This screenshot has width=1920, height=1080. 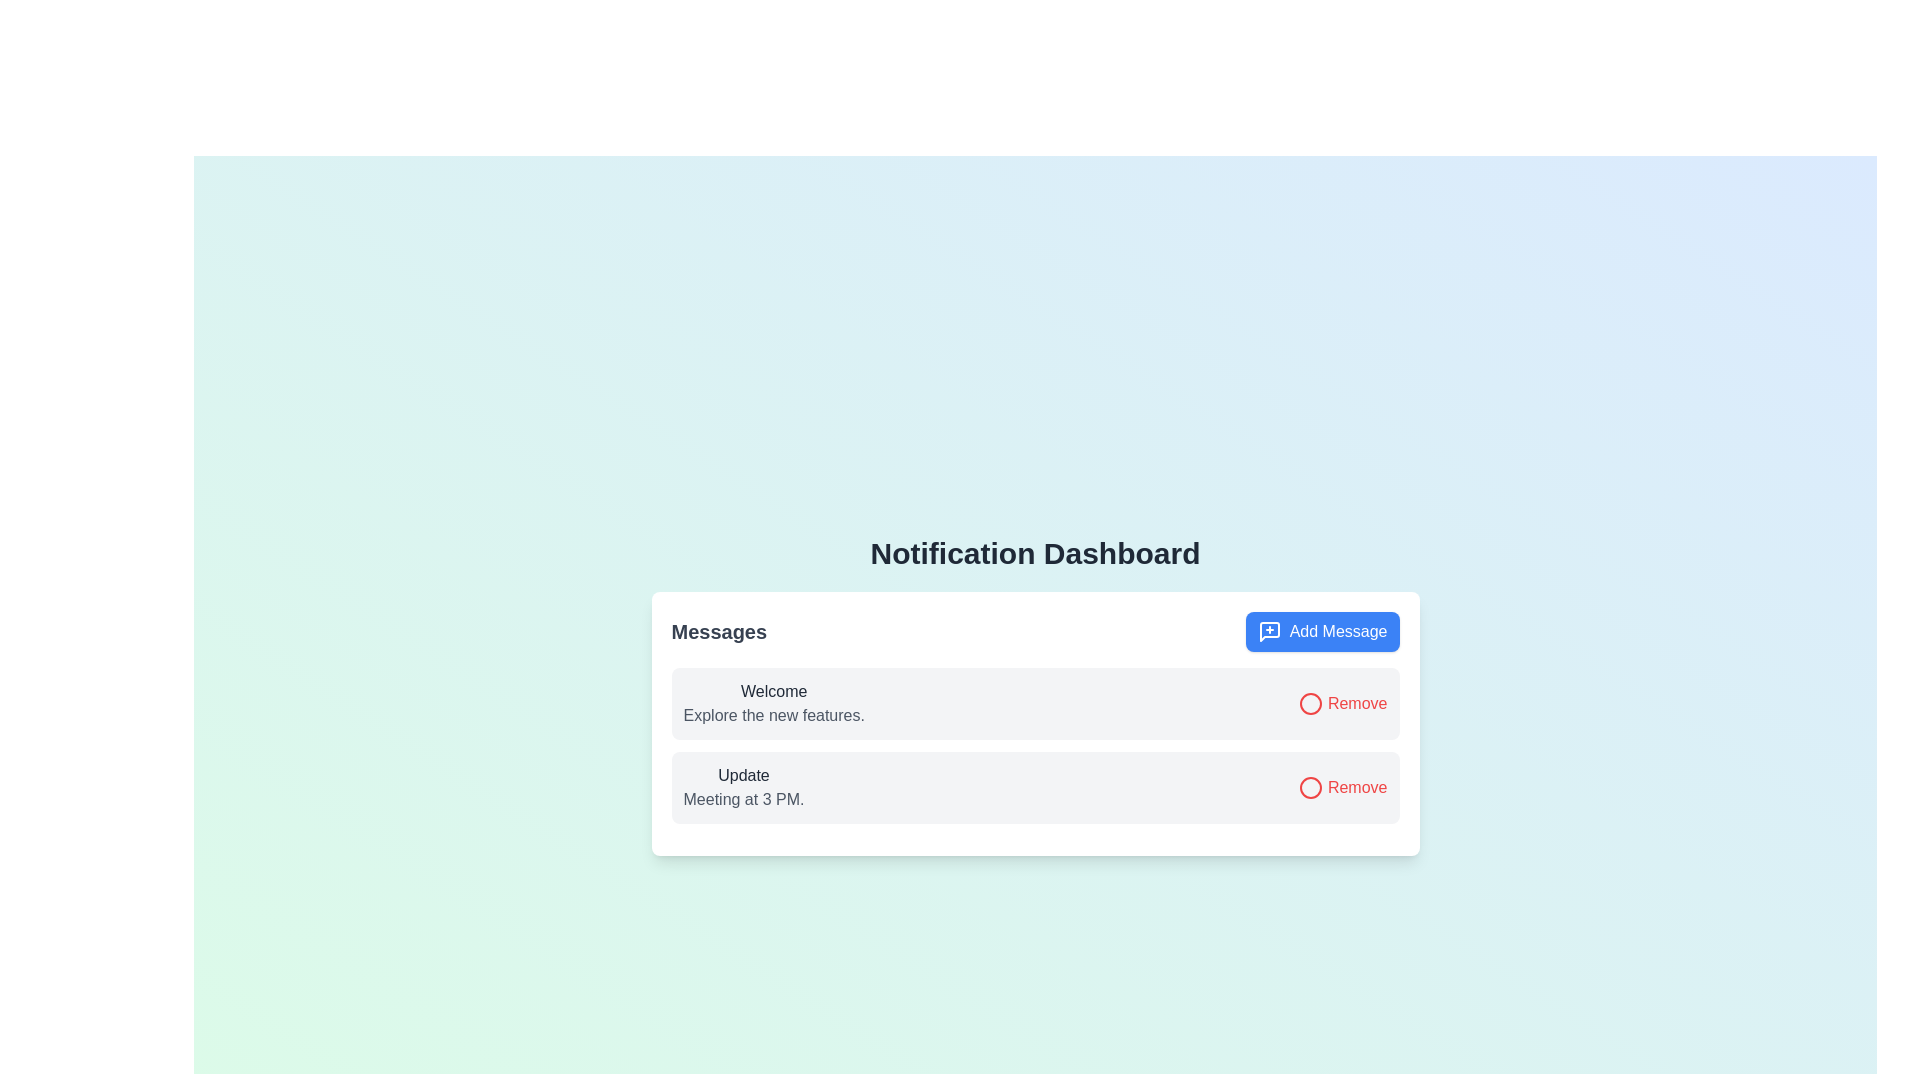 What do you see at coordinates (1311, 787) in the screenshot?
I see `the red circular icon that serves as a 'Remove' action for the second item in the list, located in the 'Messages' section, to the right of the second row labeled 'Update'` at bounding box center [1311, 787].